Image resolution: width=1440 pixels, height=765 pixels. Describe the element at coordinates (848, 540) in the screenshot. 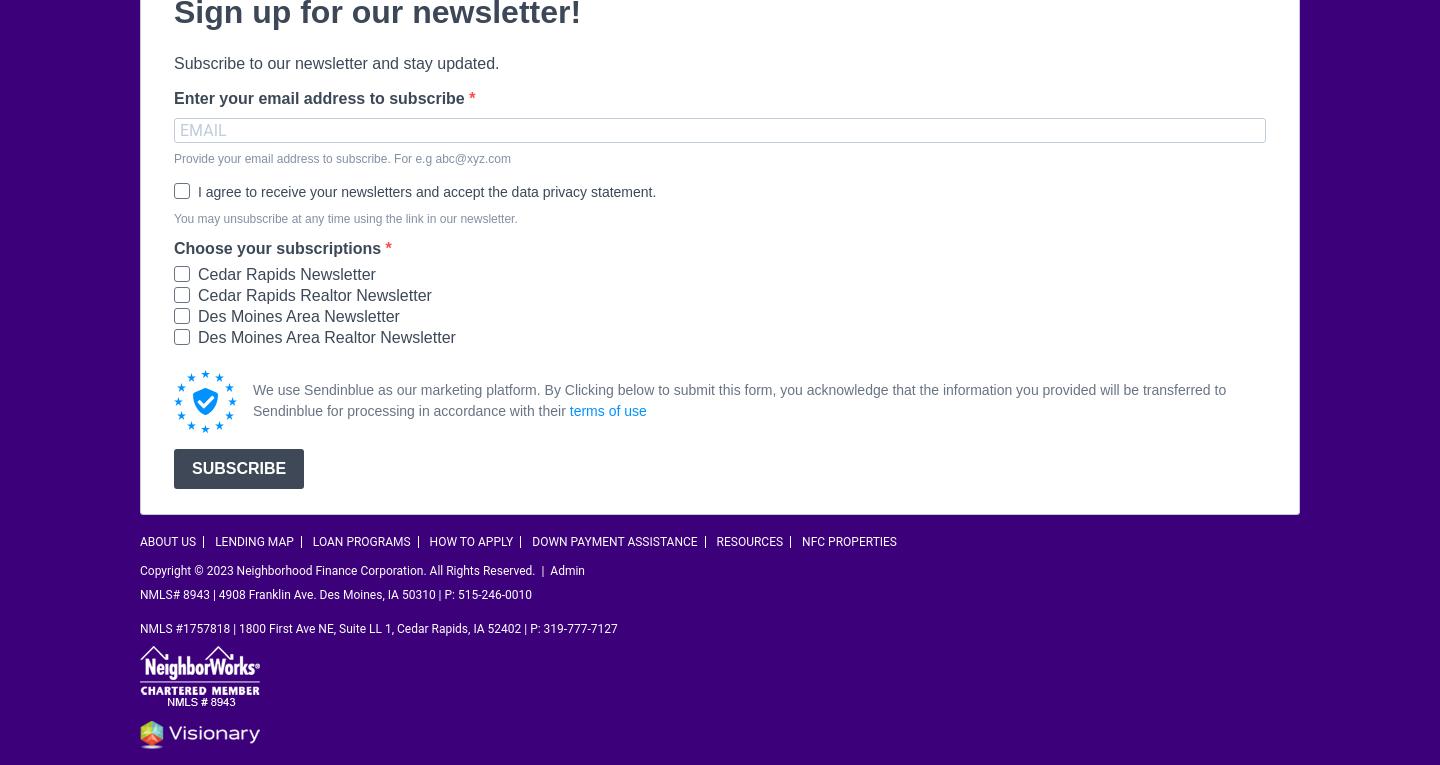

I see `'NFC Properties'` at that location.